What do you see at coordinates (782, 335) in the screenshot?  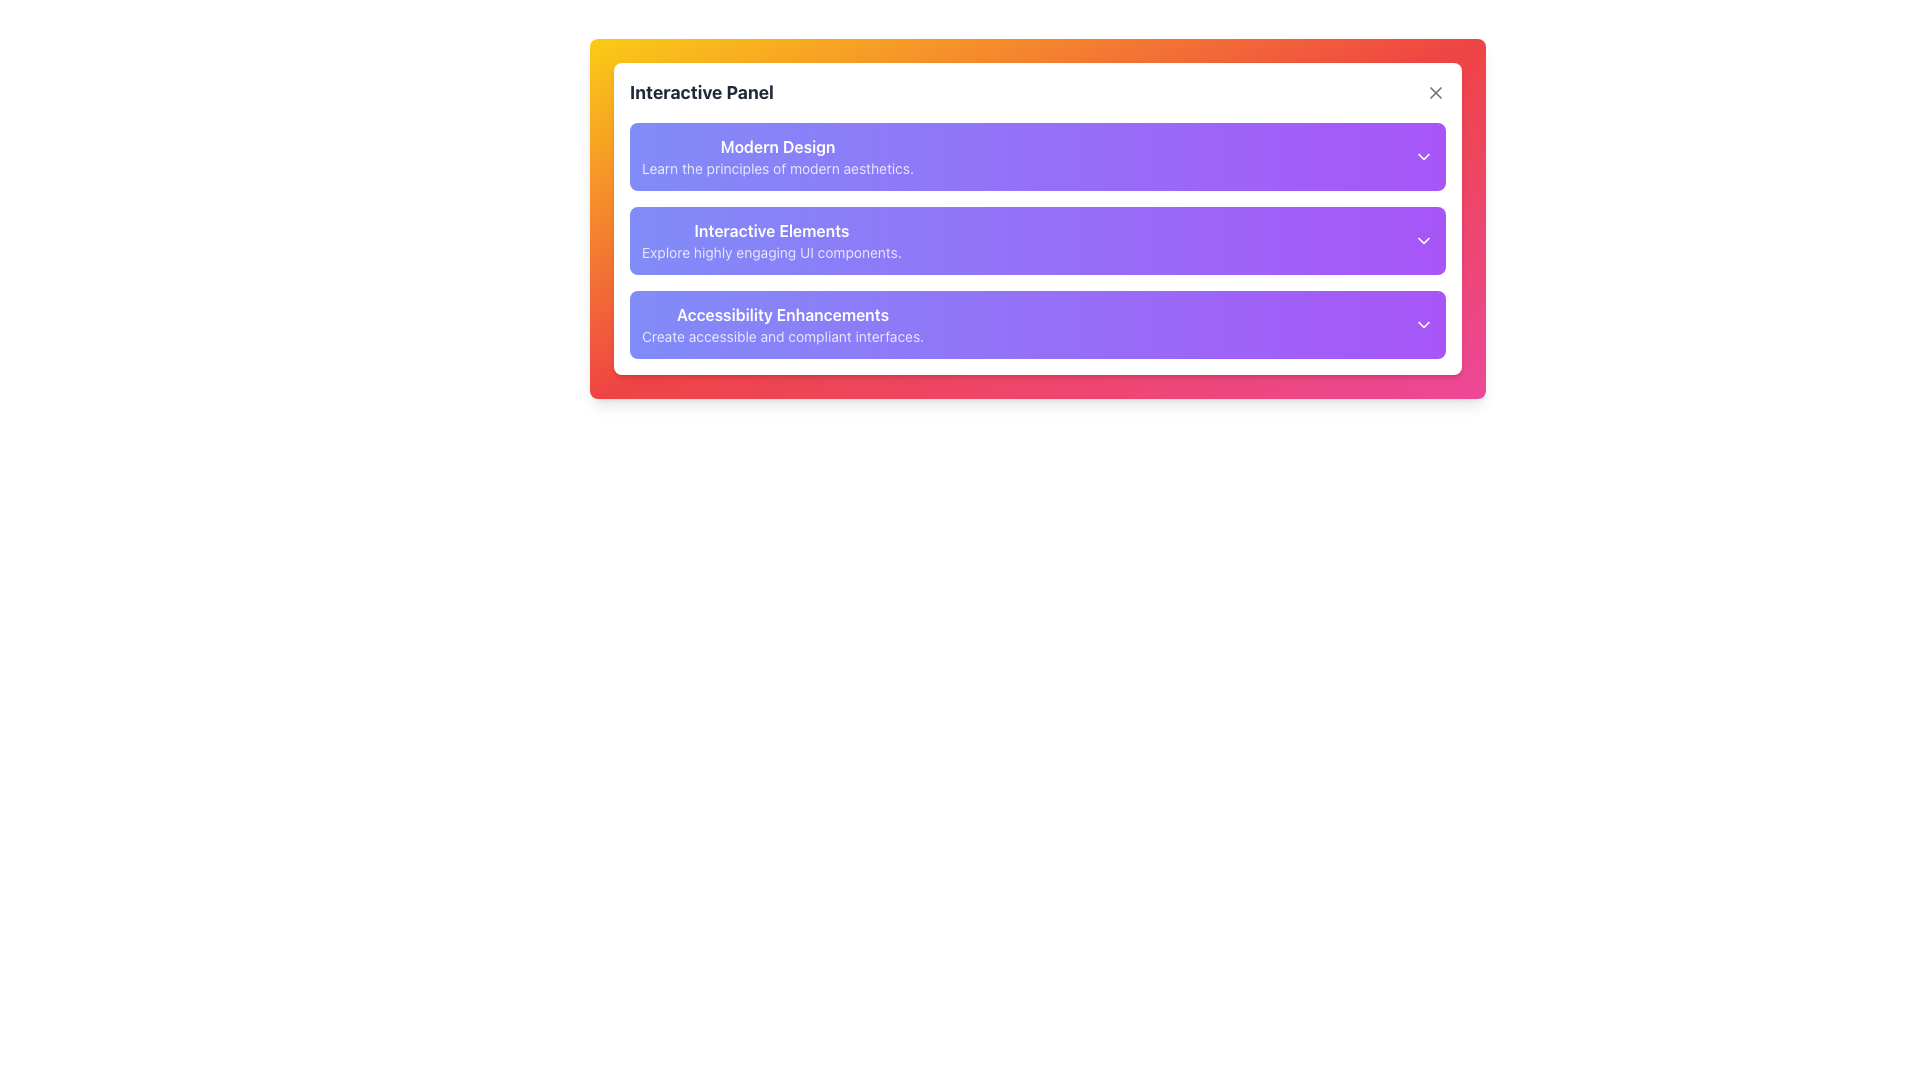 I see `the text label displaying 'Create accessible and compliant interfaces.' which is positioned under the title 'Accessibility Enhancements' on a purple background` at bounding box center [782, 335].